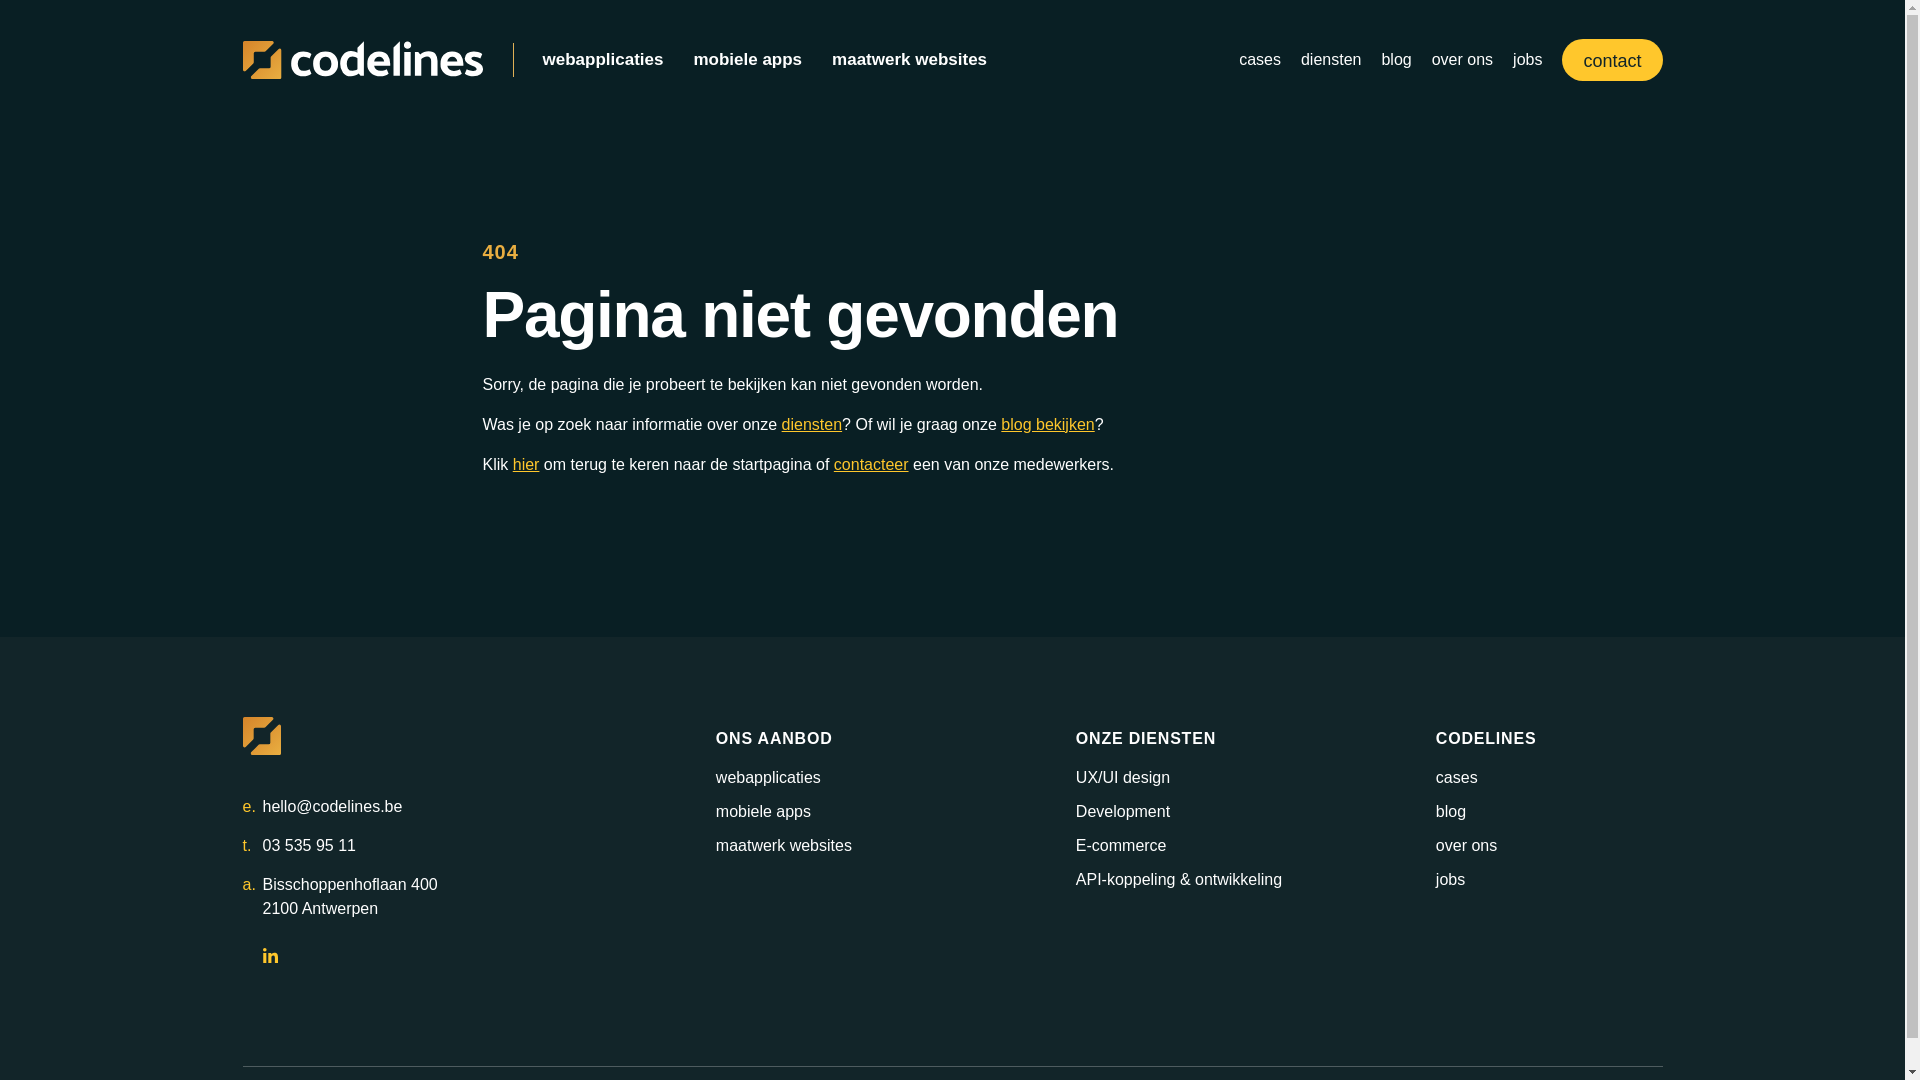 Image resolution: width=1920 pixels, height=1080 pixels. I want to click on 'hello@codelines.be', so click(261, 805).